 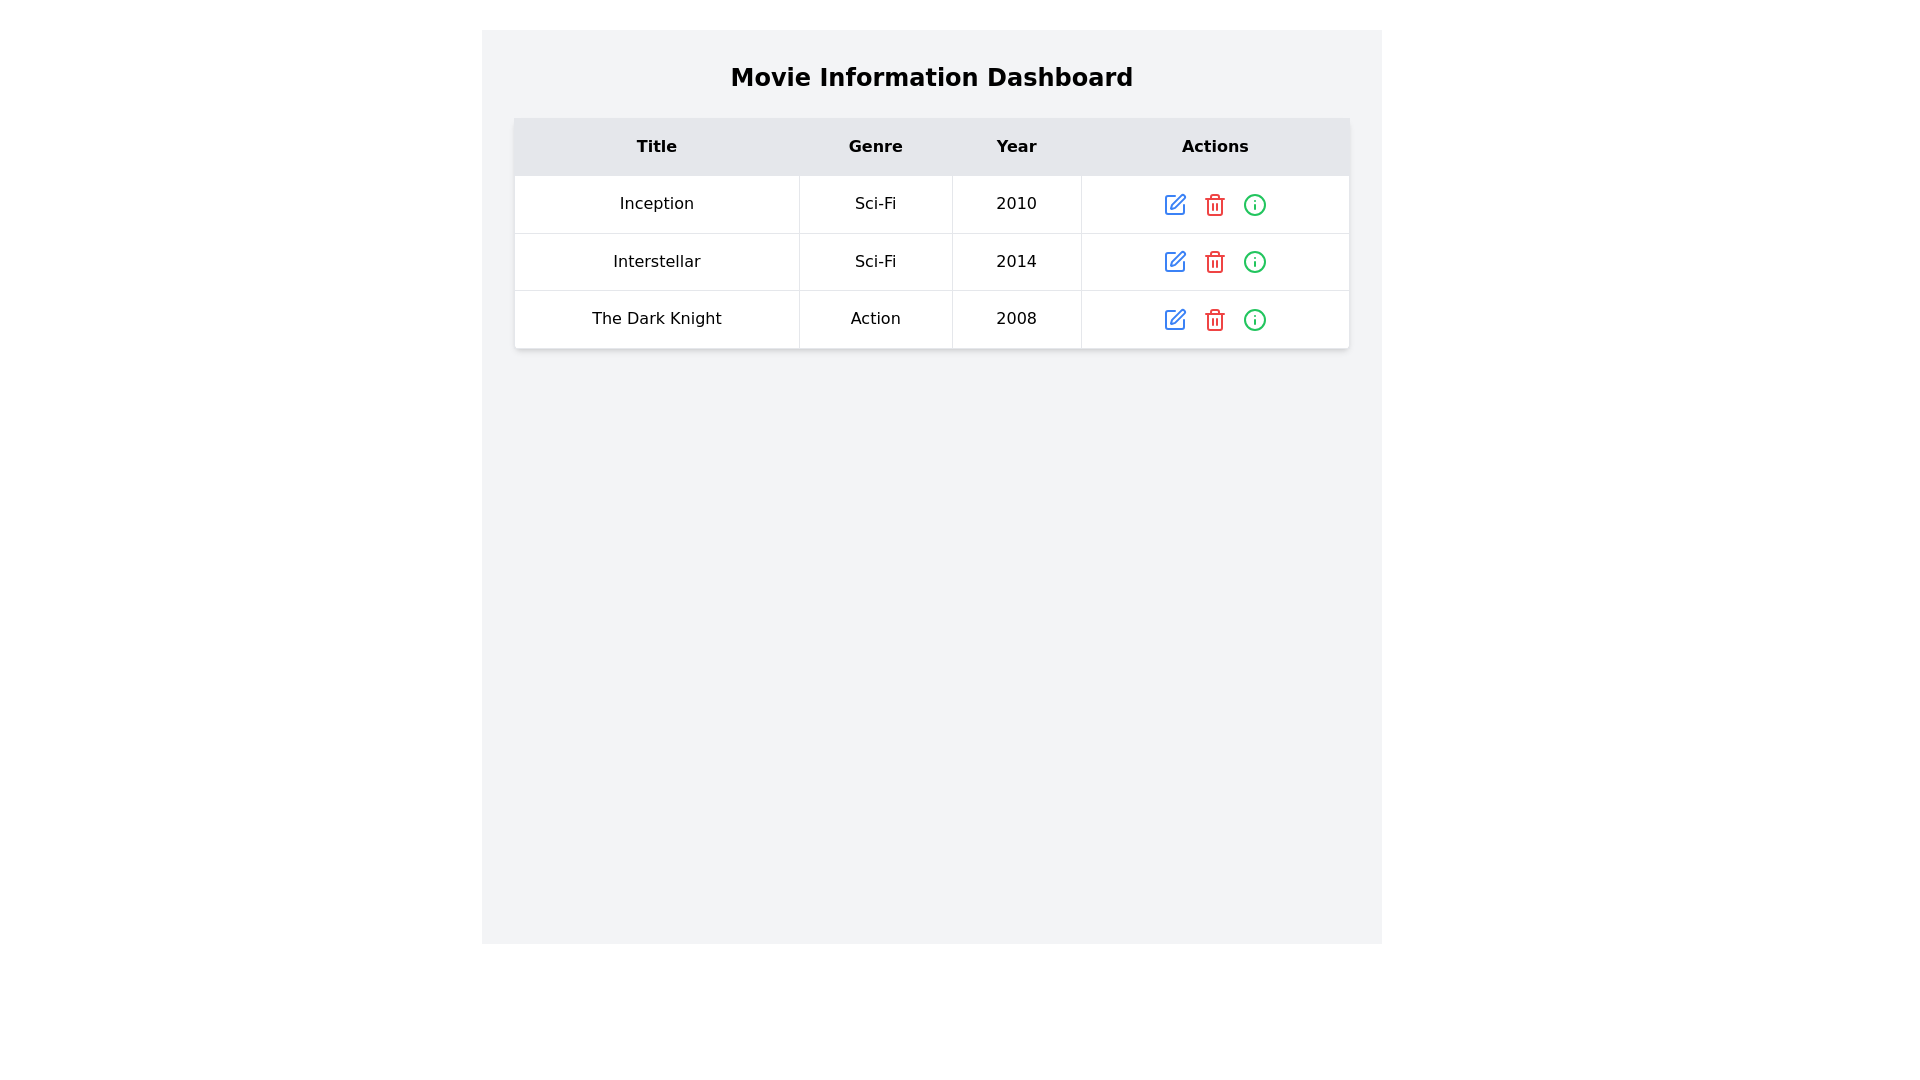 I want to click on the red trash icon button located in the rightmost column of the third row of actions in the table, so click(x=1214, y=318).